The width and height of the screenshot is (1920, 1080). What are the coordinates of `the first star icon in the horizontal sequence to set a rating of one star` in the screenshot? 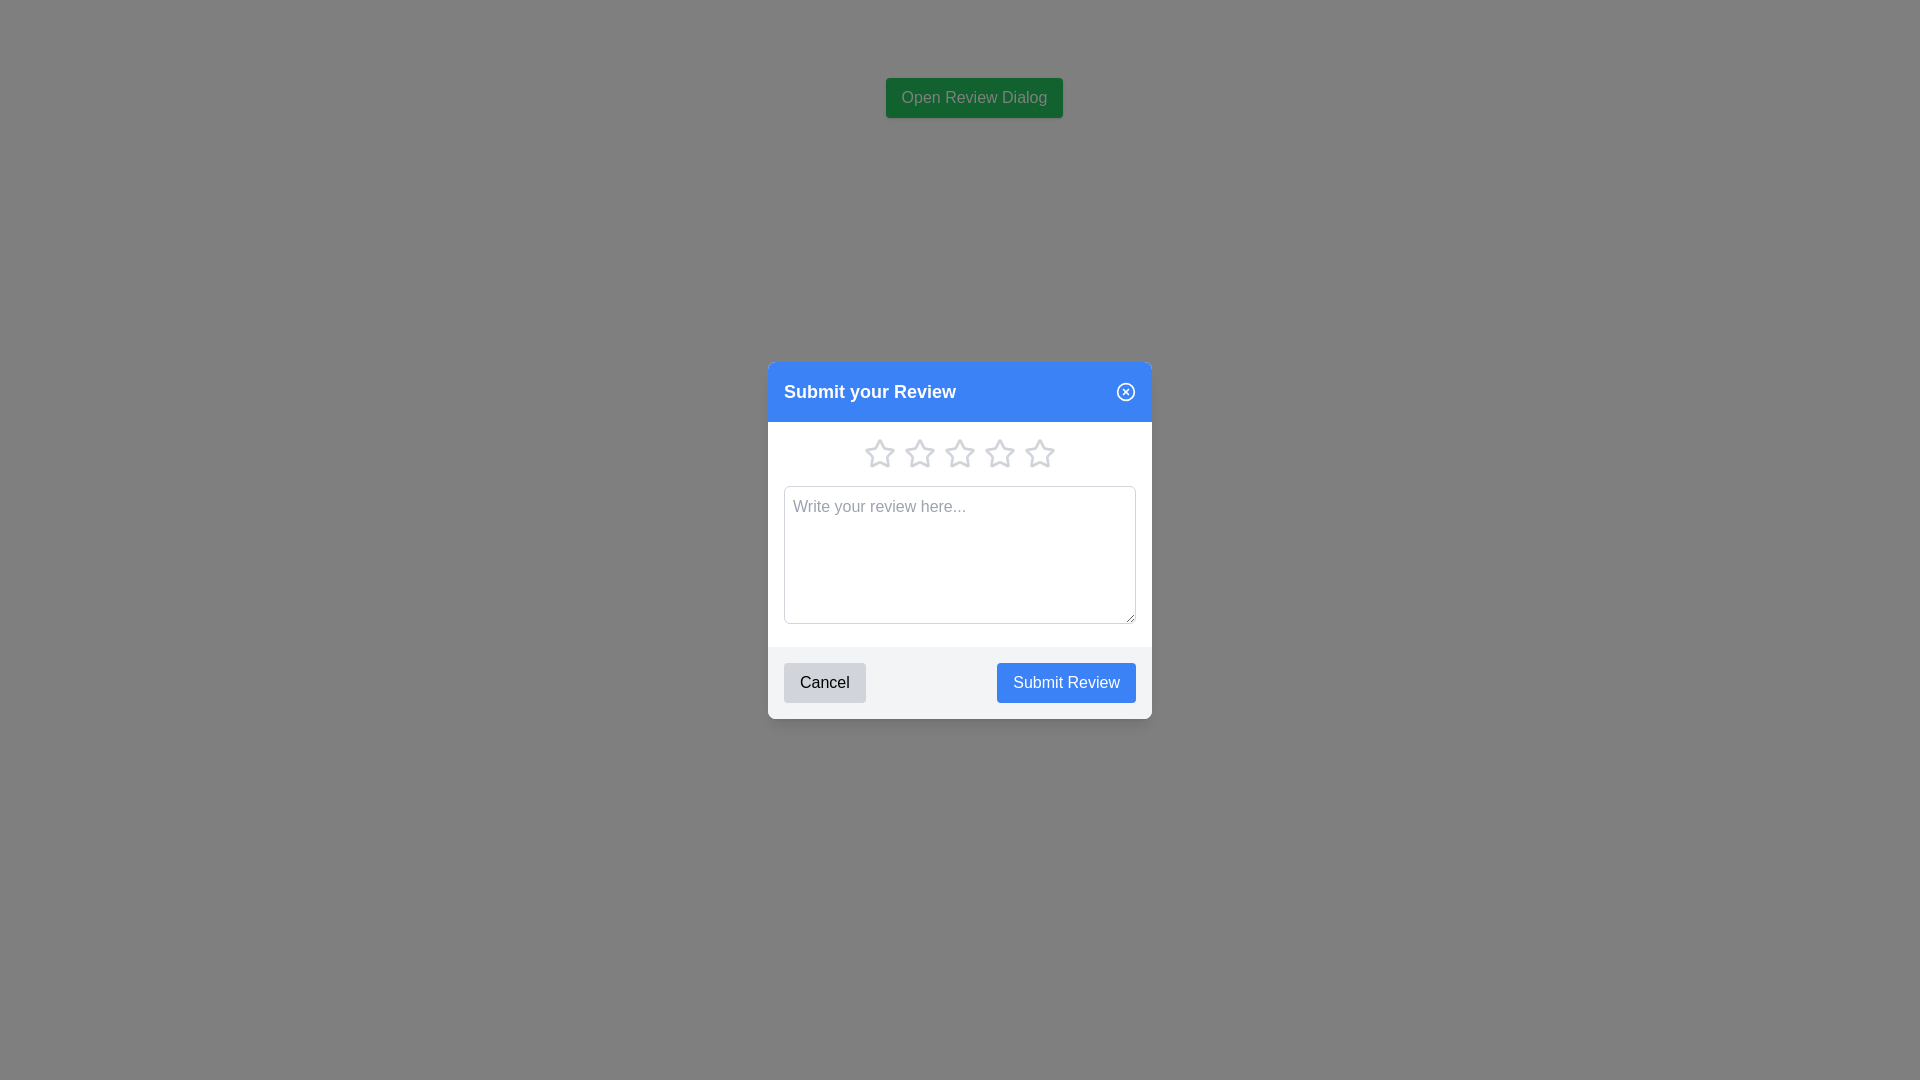 It's located at (879, 452).